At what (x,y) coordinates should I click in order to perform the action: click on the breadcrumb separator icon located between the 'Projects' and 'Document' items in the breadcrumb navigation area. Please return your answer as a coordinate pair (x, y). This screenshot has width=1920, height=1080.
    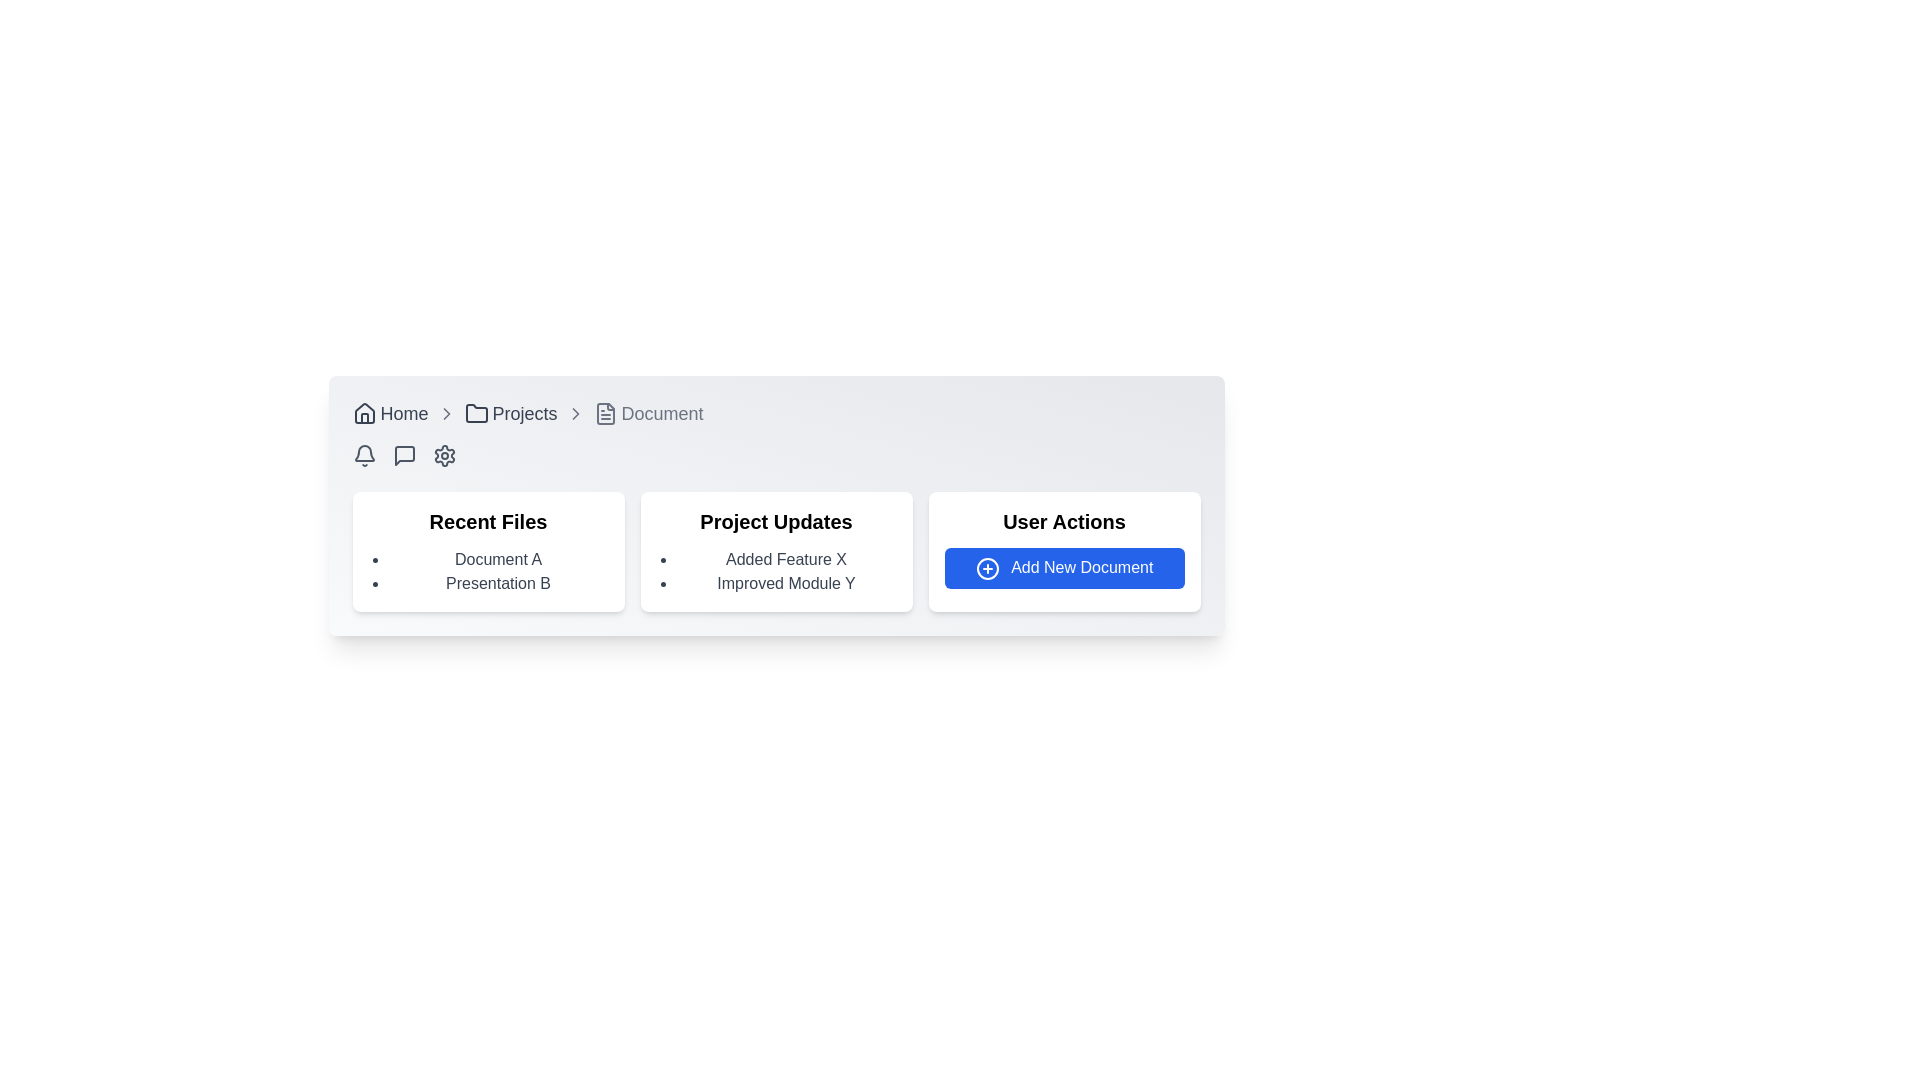
    Looking at the image, I should click on (574, 412).